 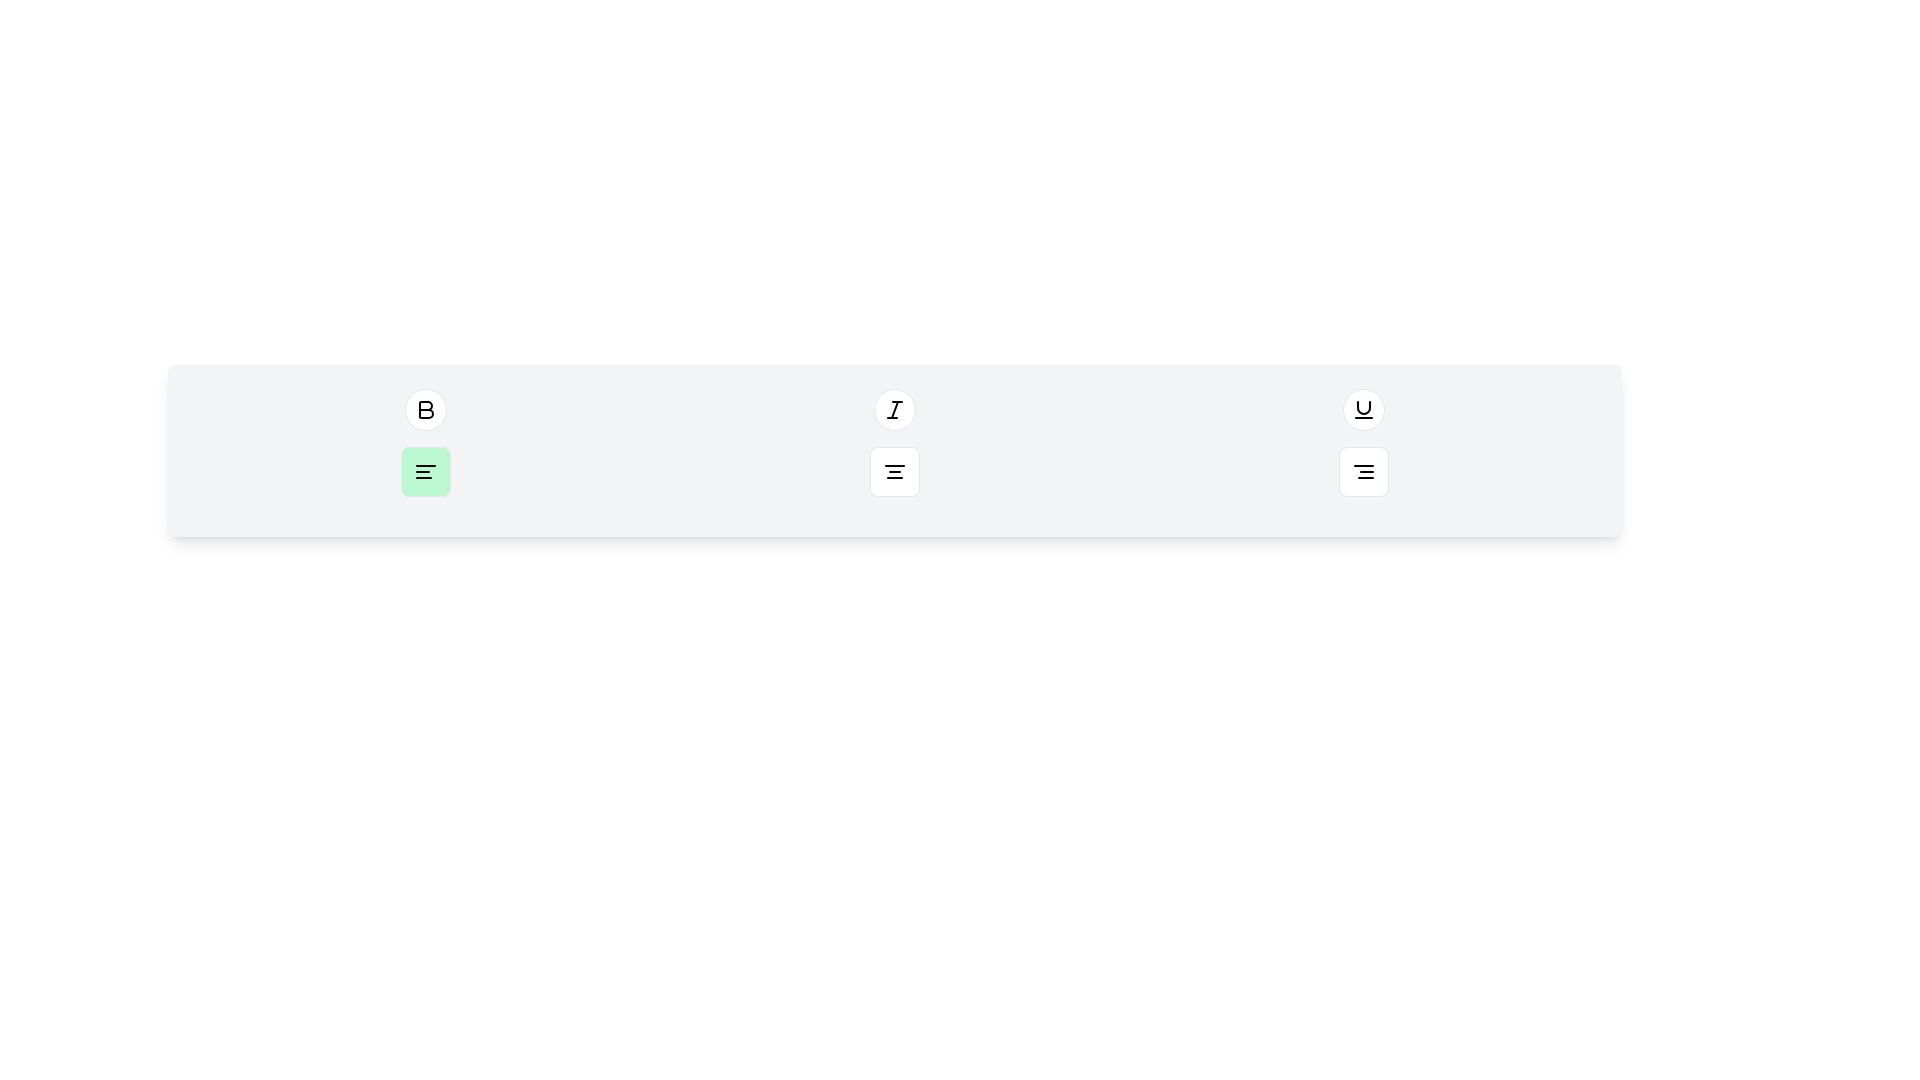 I want to click on the alignment (center) icon button, which is the second button in the horizontal group located beneath the italicized 'I' symbol button, to align selected content to the center, so click(x=893, y=471).